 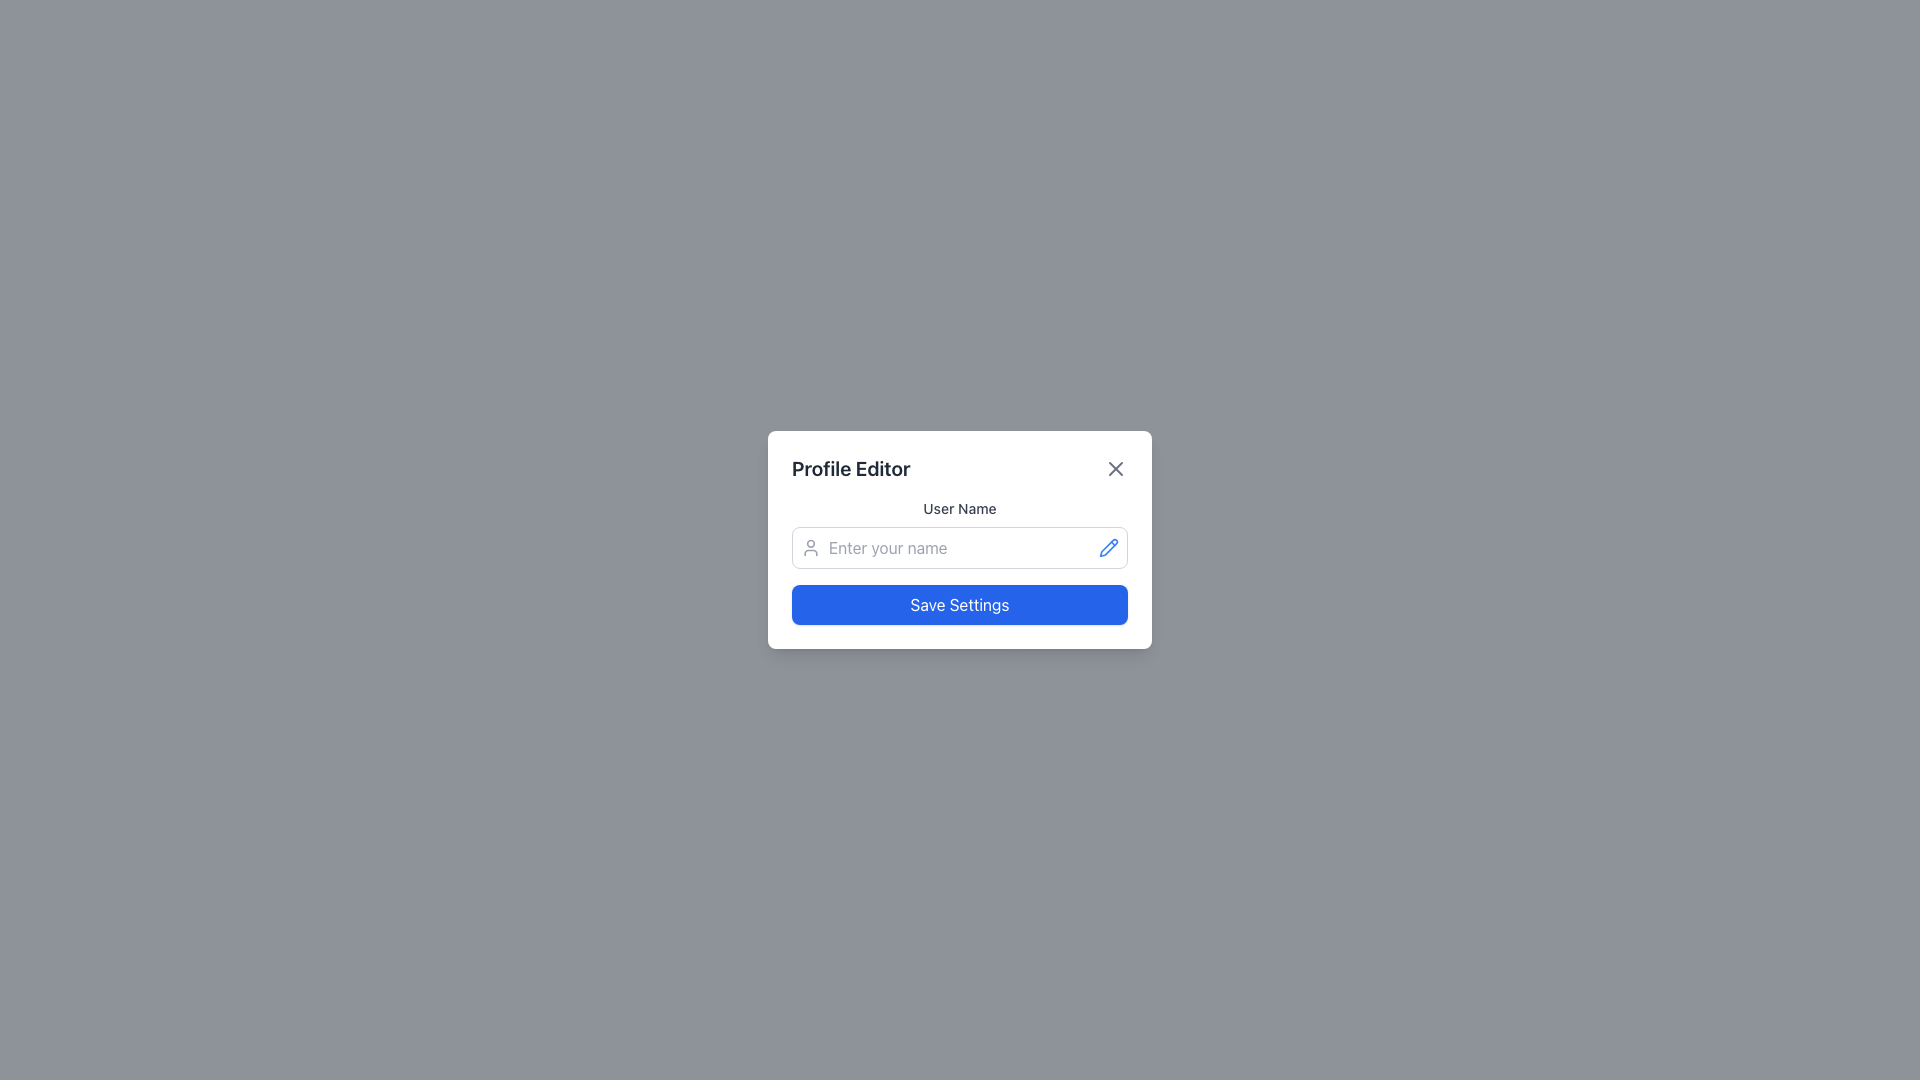 I want to click on the edit icon in the 'Profile Editor' modal, located to the right of the 'Enter your name' text input box, so click(x=1107, y=547).